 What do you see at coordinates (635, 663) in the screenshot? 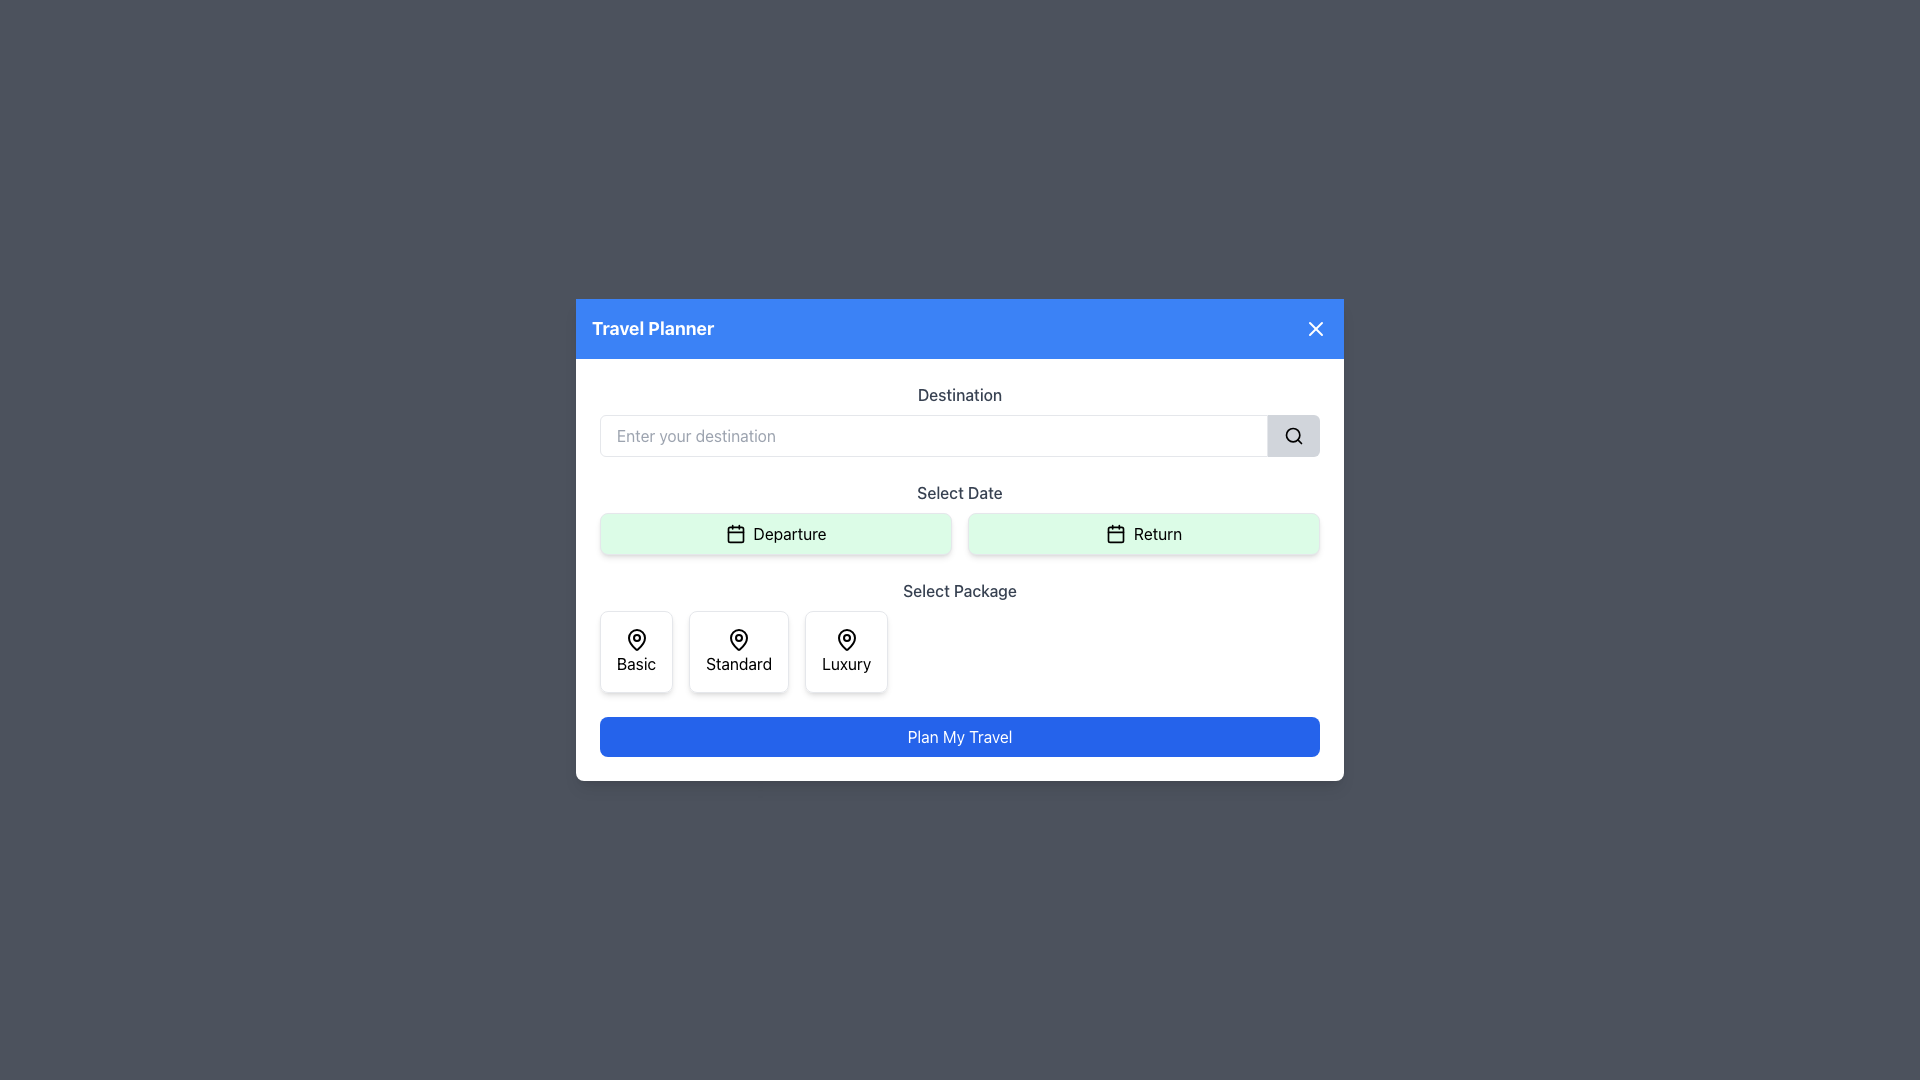
I see `the 'Basic' package option label, which is the leftmost element in the 'Select Package' section, providing a category for user selection` at bounding box center [635, 663].